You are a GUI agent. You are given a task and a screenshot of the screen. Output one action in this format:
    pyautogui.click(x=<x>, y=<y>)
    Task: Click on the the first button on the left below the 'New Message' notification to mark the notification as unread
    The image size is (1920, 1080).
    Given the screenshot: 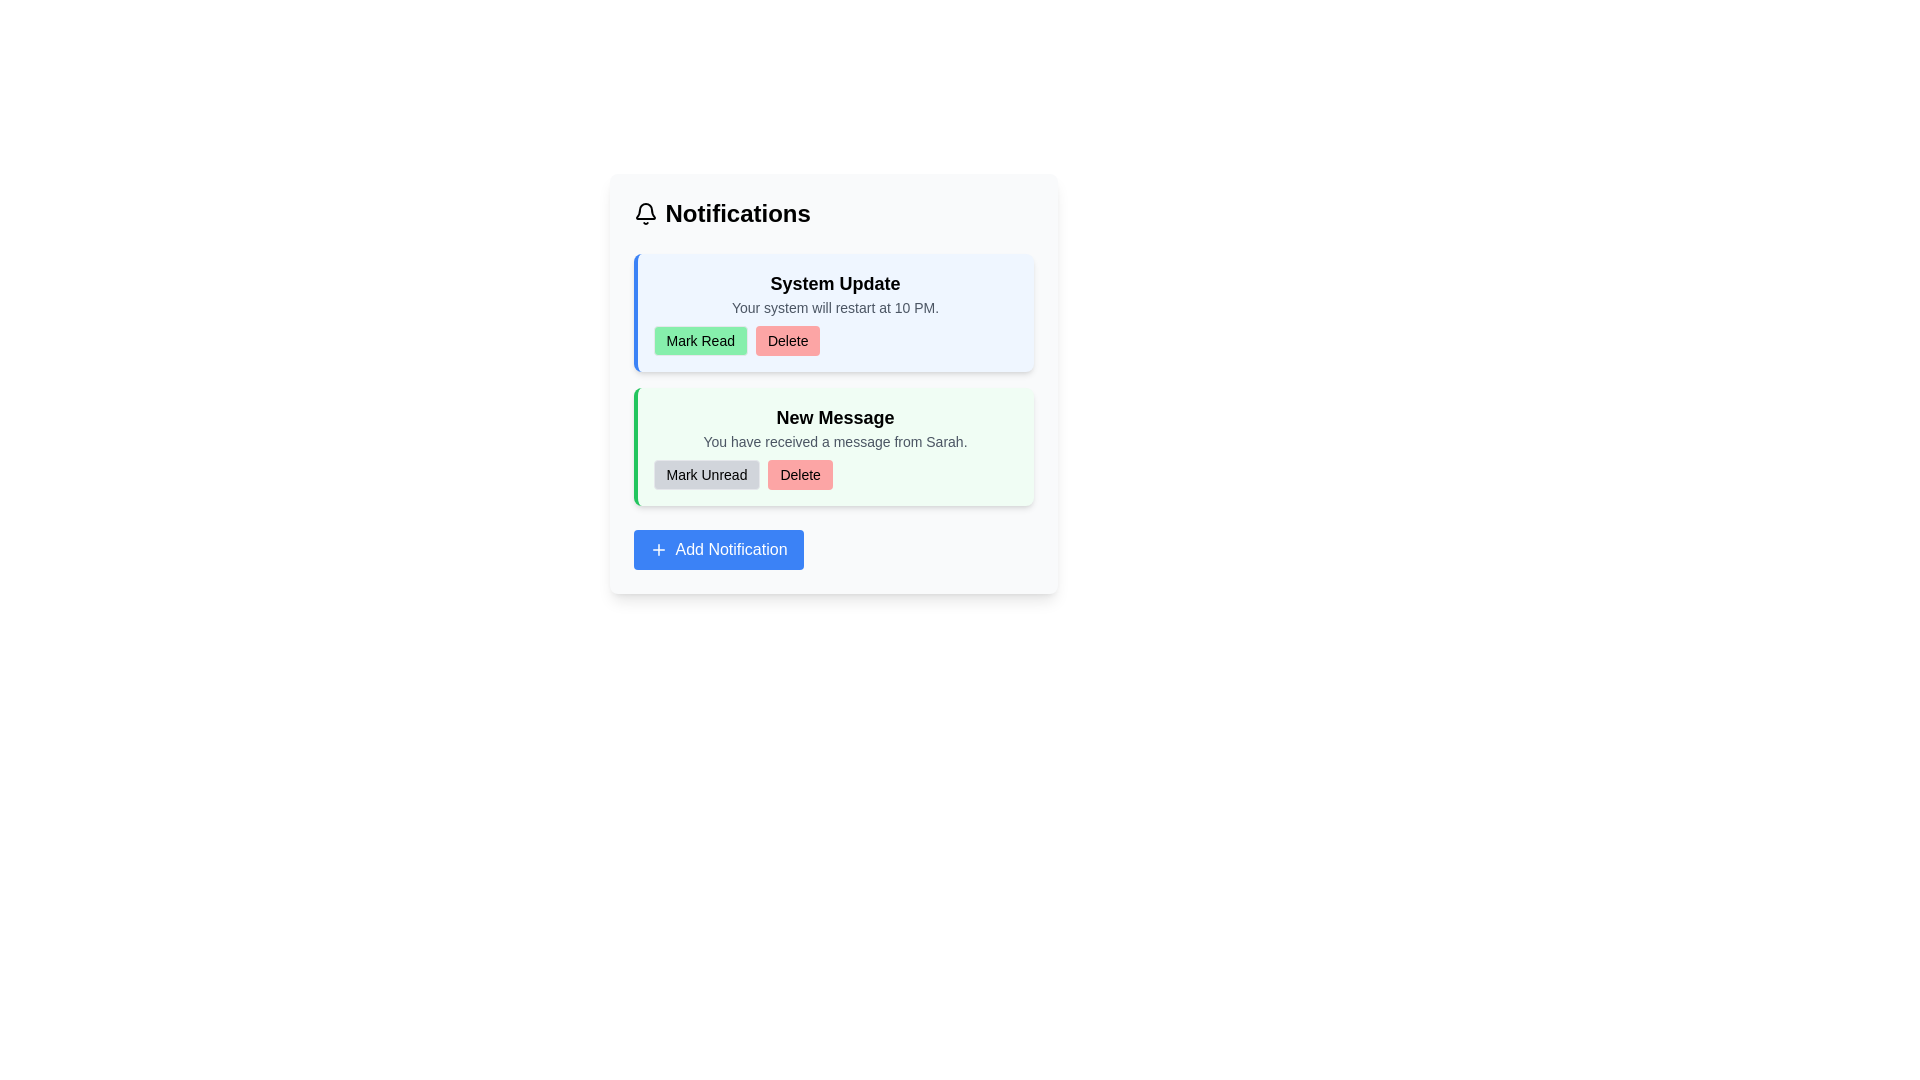 What is the action you would take?
    pyautogui.click(x=706, y=474)
    